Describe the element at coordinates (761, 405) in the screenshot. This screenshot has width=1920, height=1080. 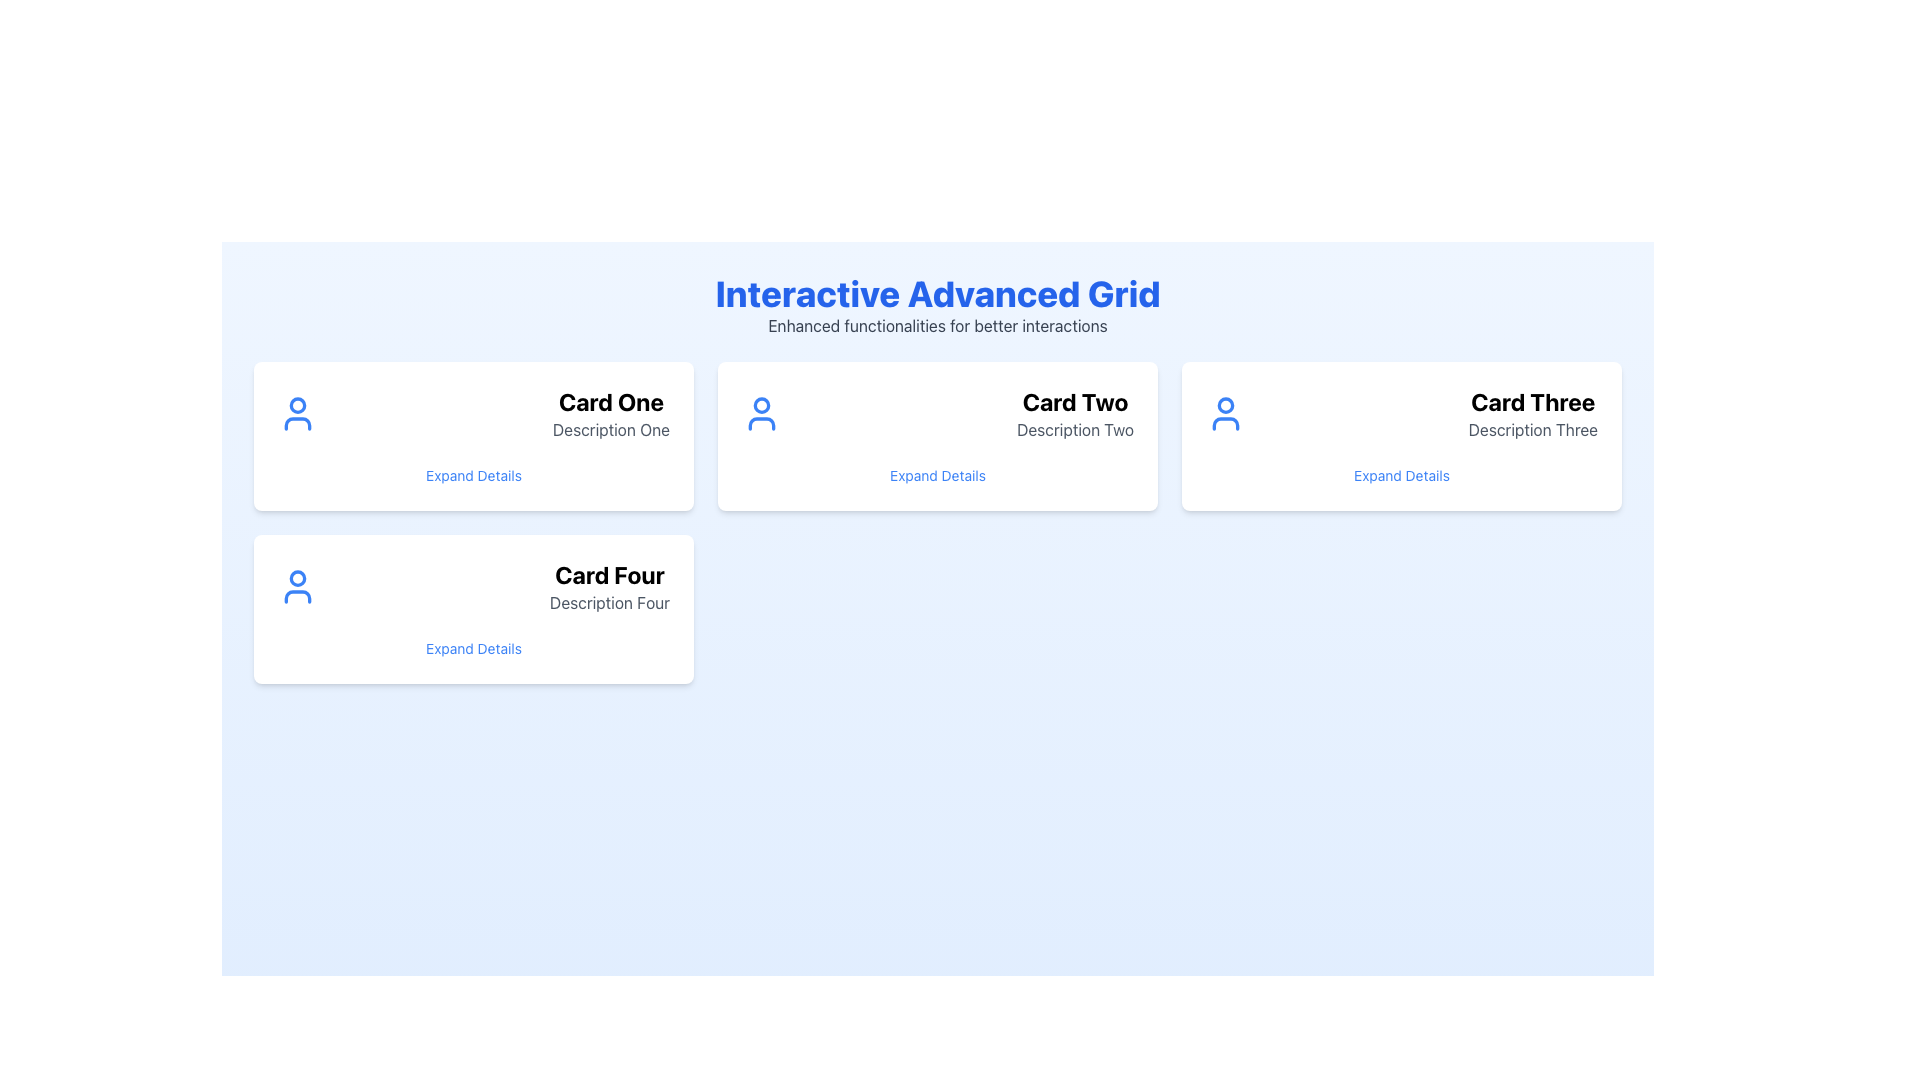
I see `the graphical representation of a user's head in the user profile icon, located above the text 'Card Two' in the second card from the left in the top row of the grid layout` at that location.